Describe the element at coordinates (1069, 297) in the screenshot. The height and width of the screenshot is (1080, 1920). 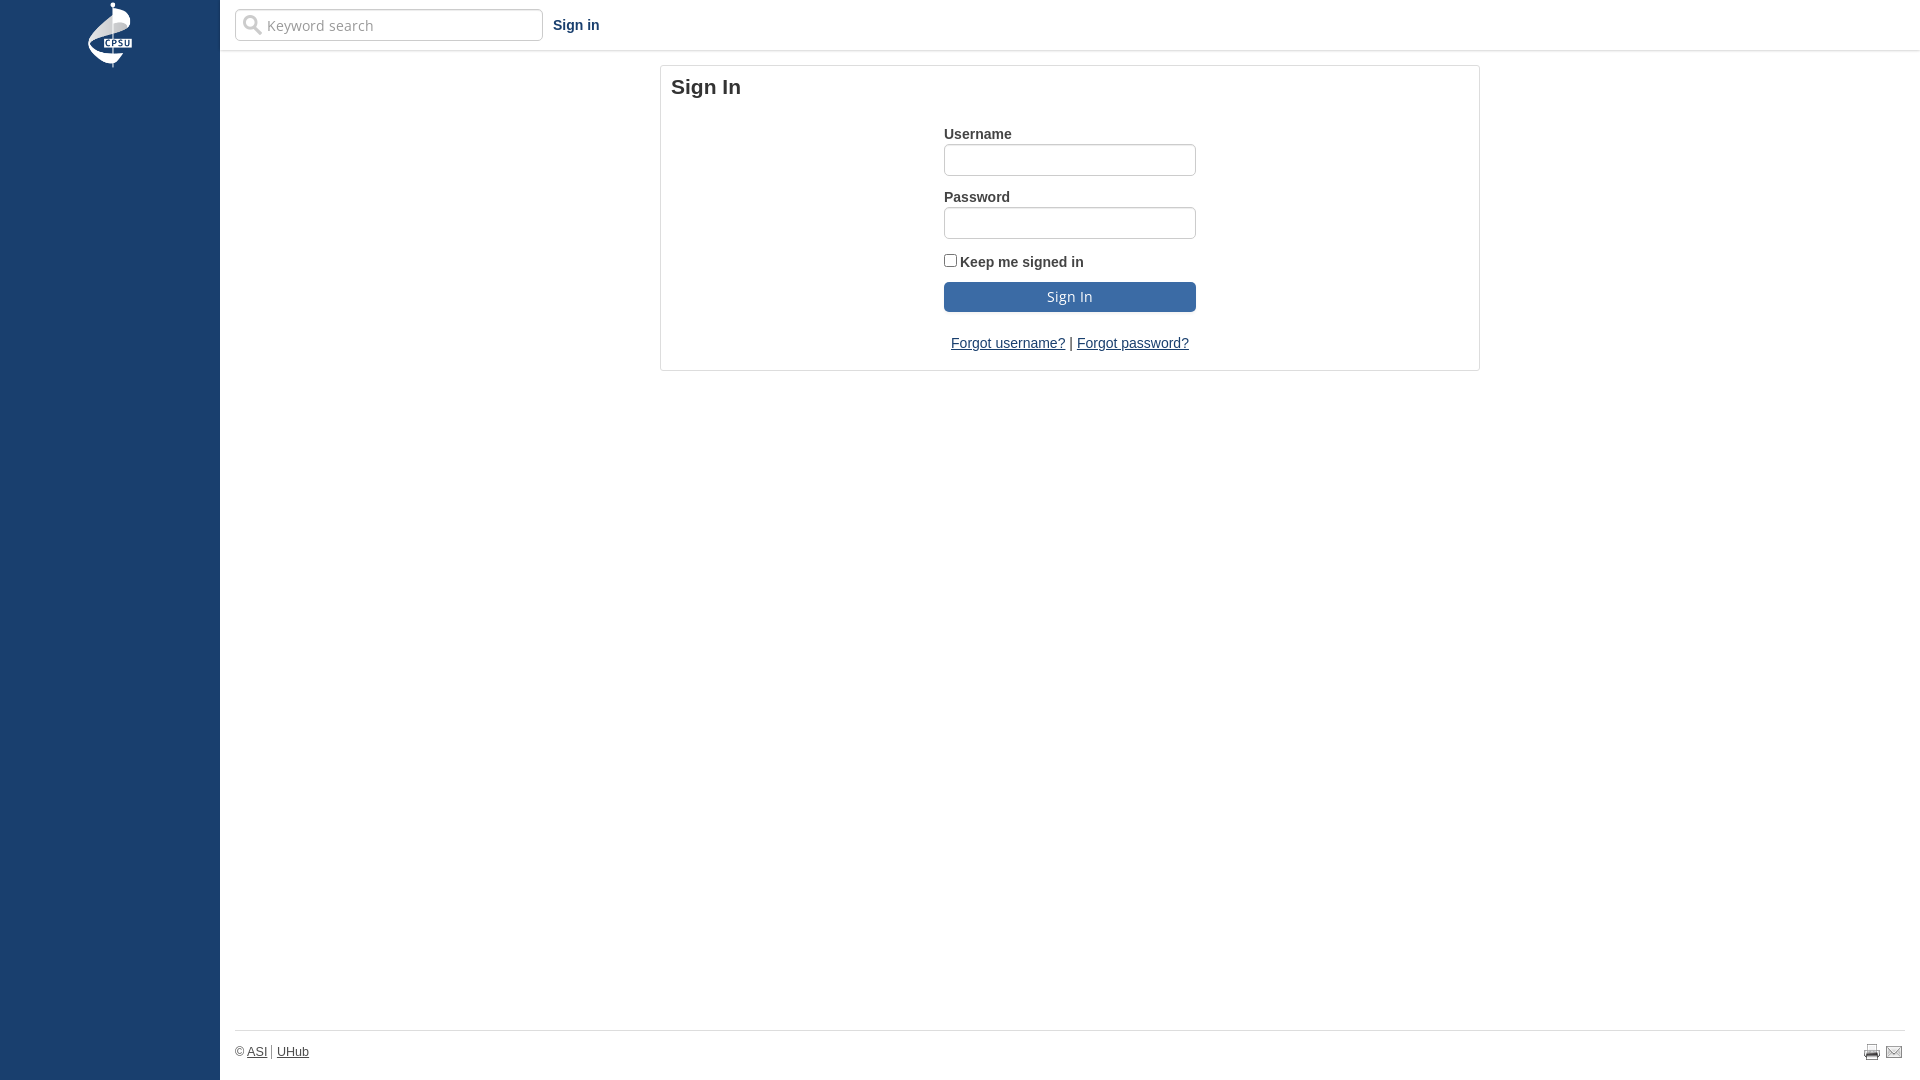
I see `'Sign In'` at that location.